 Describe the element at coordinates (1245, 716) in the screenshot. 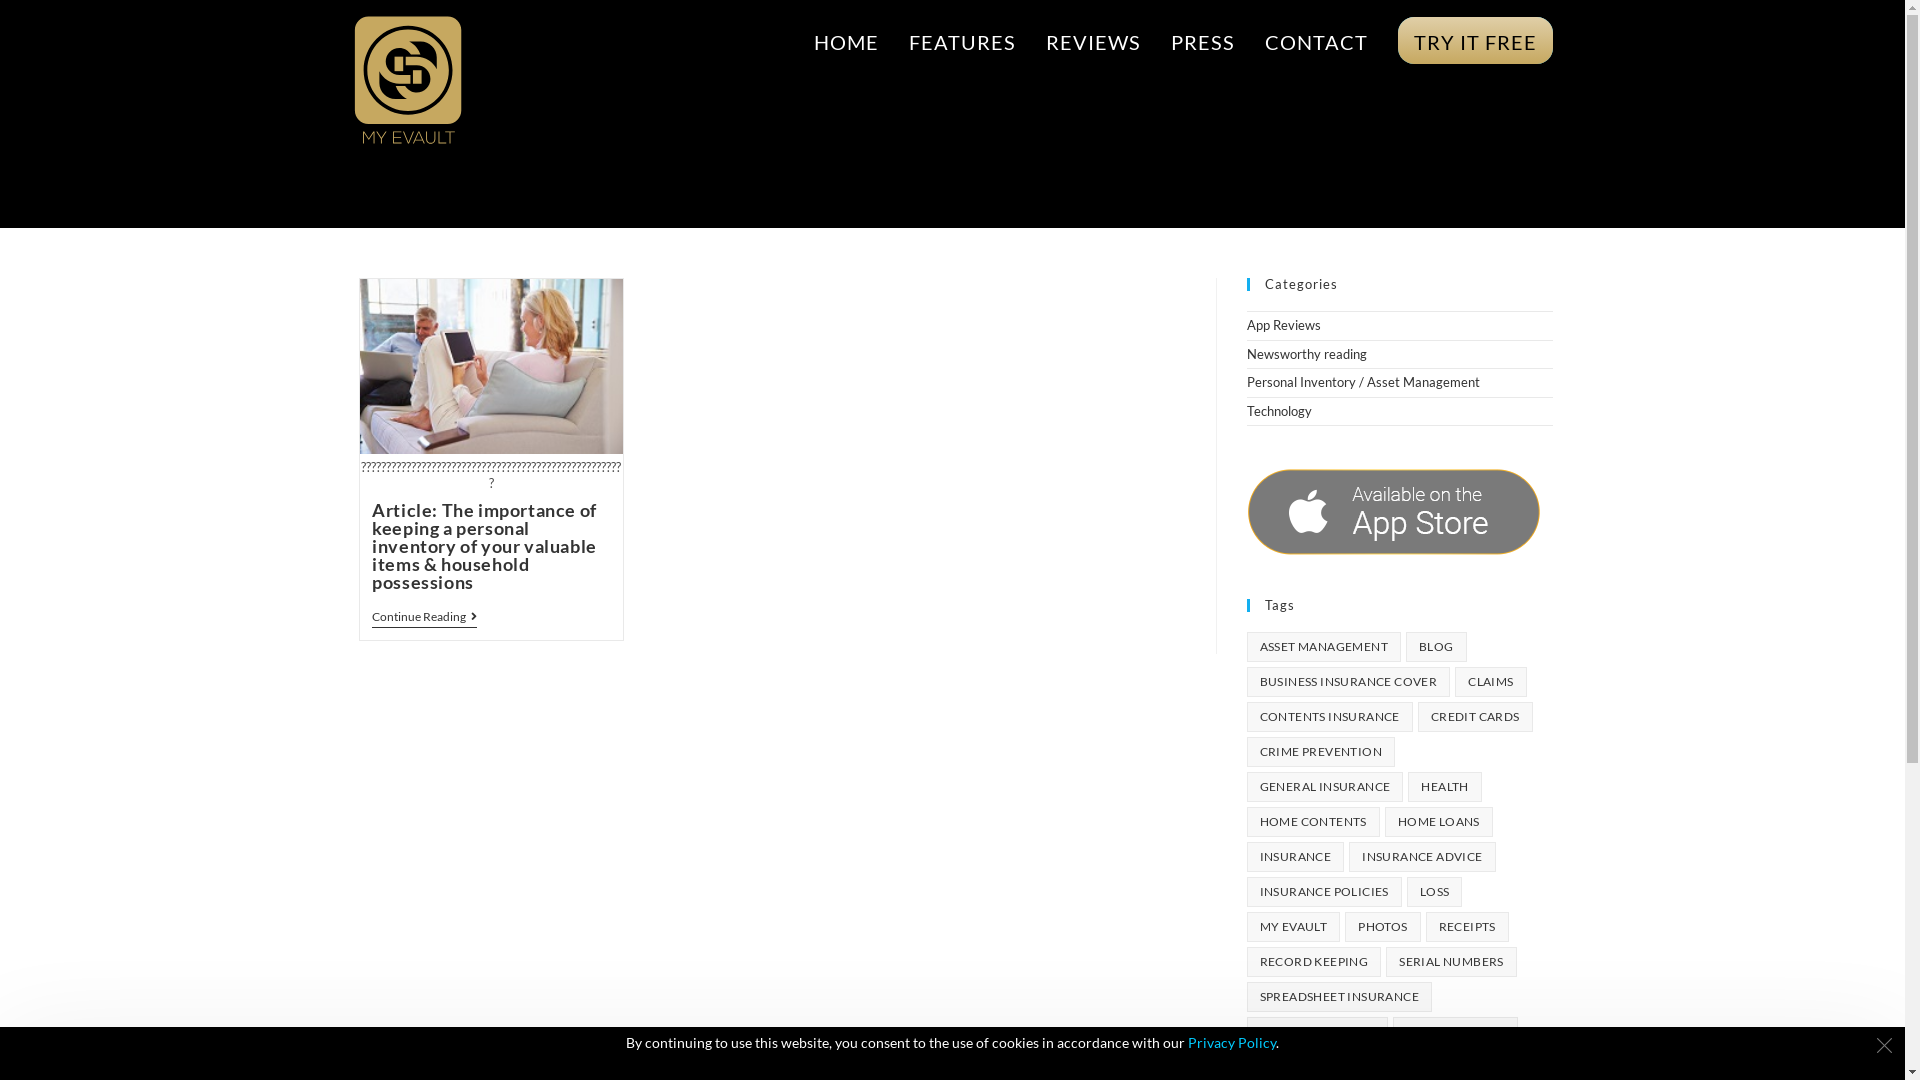

I see `'CONTENTS INSURANCE'` at that location.